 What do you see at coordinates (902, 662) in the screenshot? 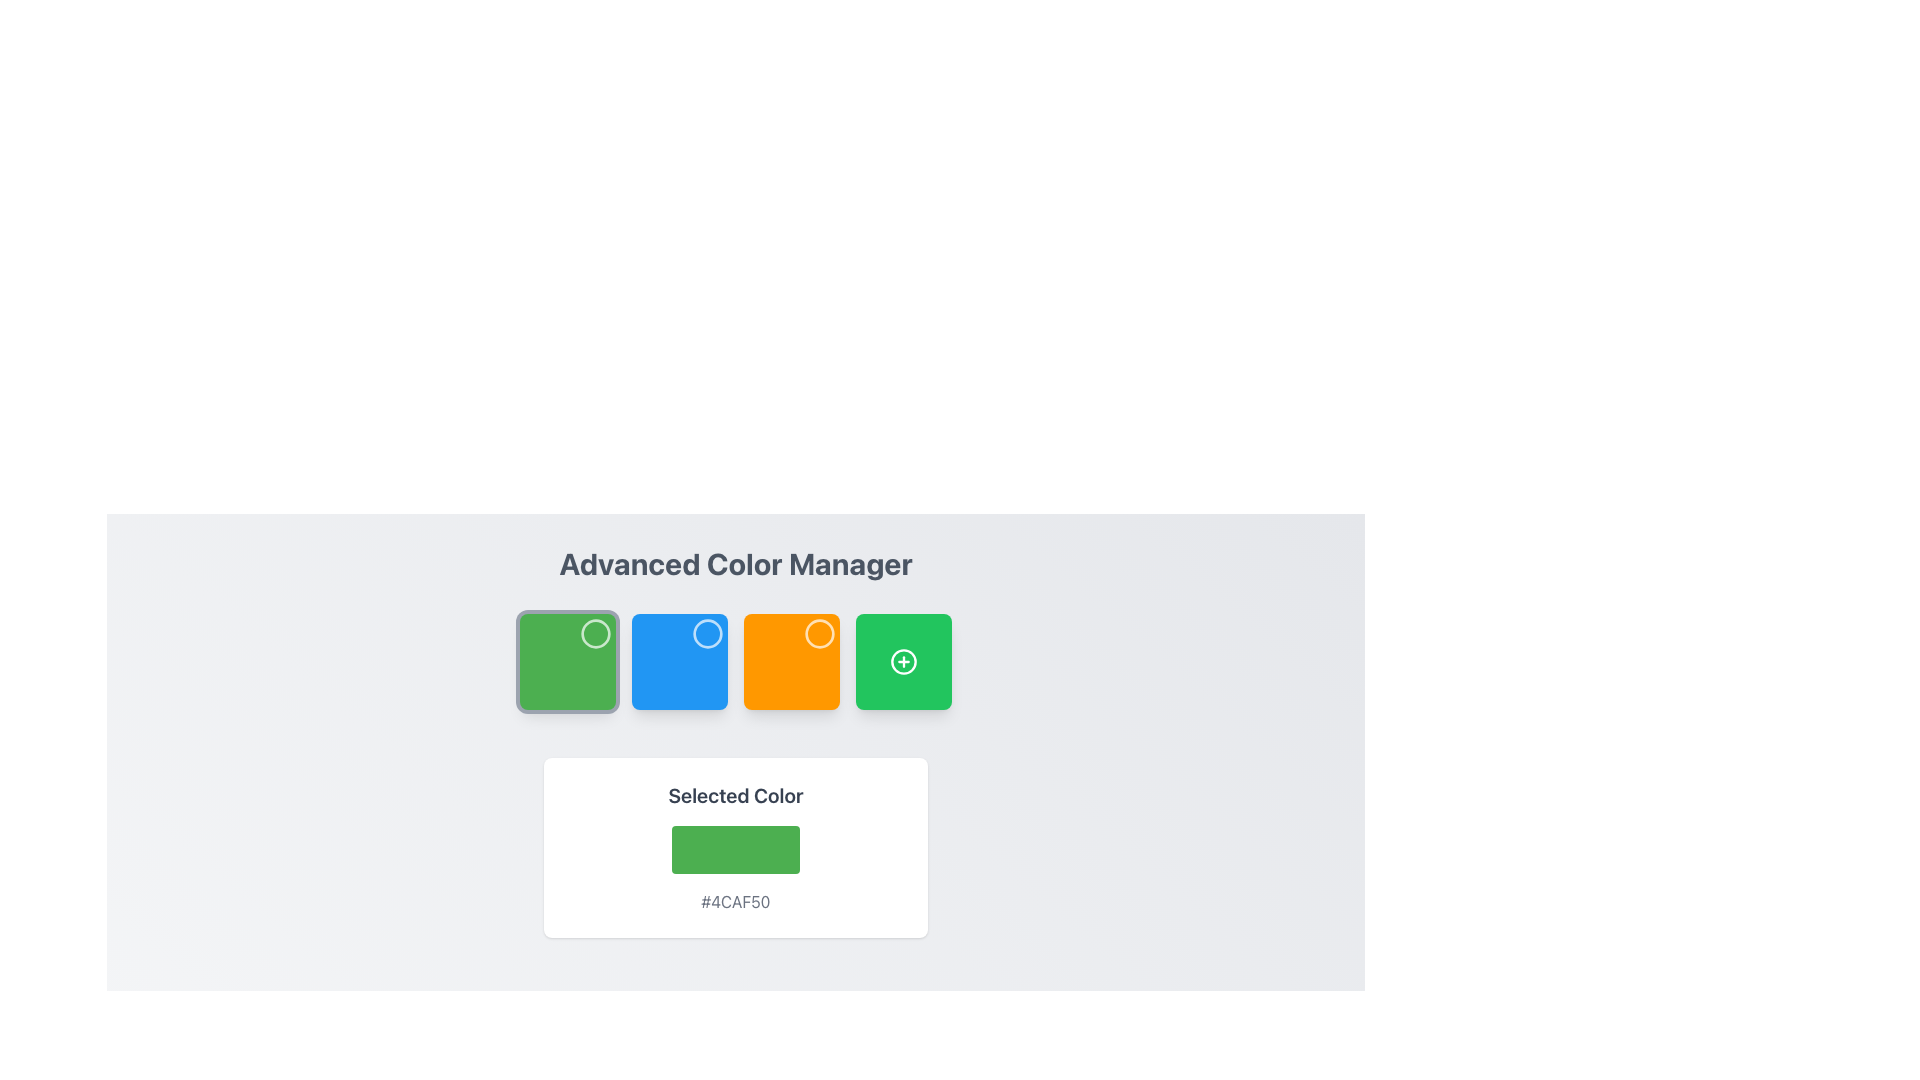
I see `the Add/Plus icon located in the fourth square of a row of four colored squares below the 'Advanced Color Manager' title` at bounding box center [902, 662].